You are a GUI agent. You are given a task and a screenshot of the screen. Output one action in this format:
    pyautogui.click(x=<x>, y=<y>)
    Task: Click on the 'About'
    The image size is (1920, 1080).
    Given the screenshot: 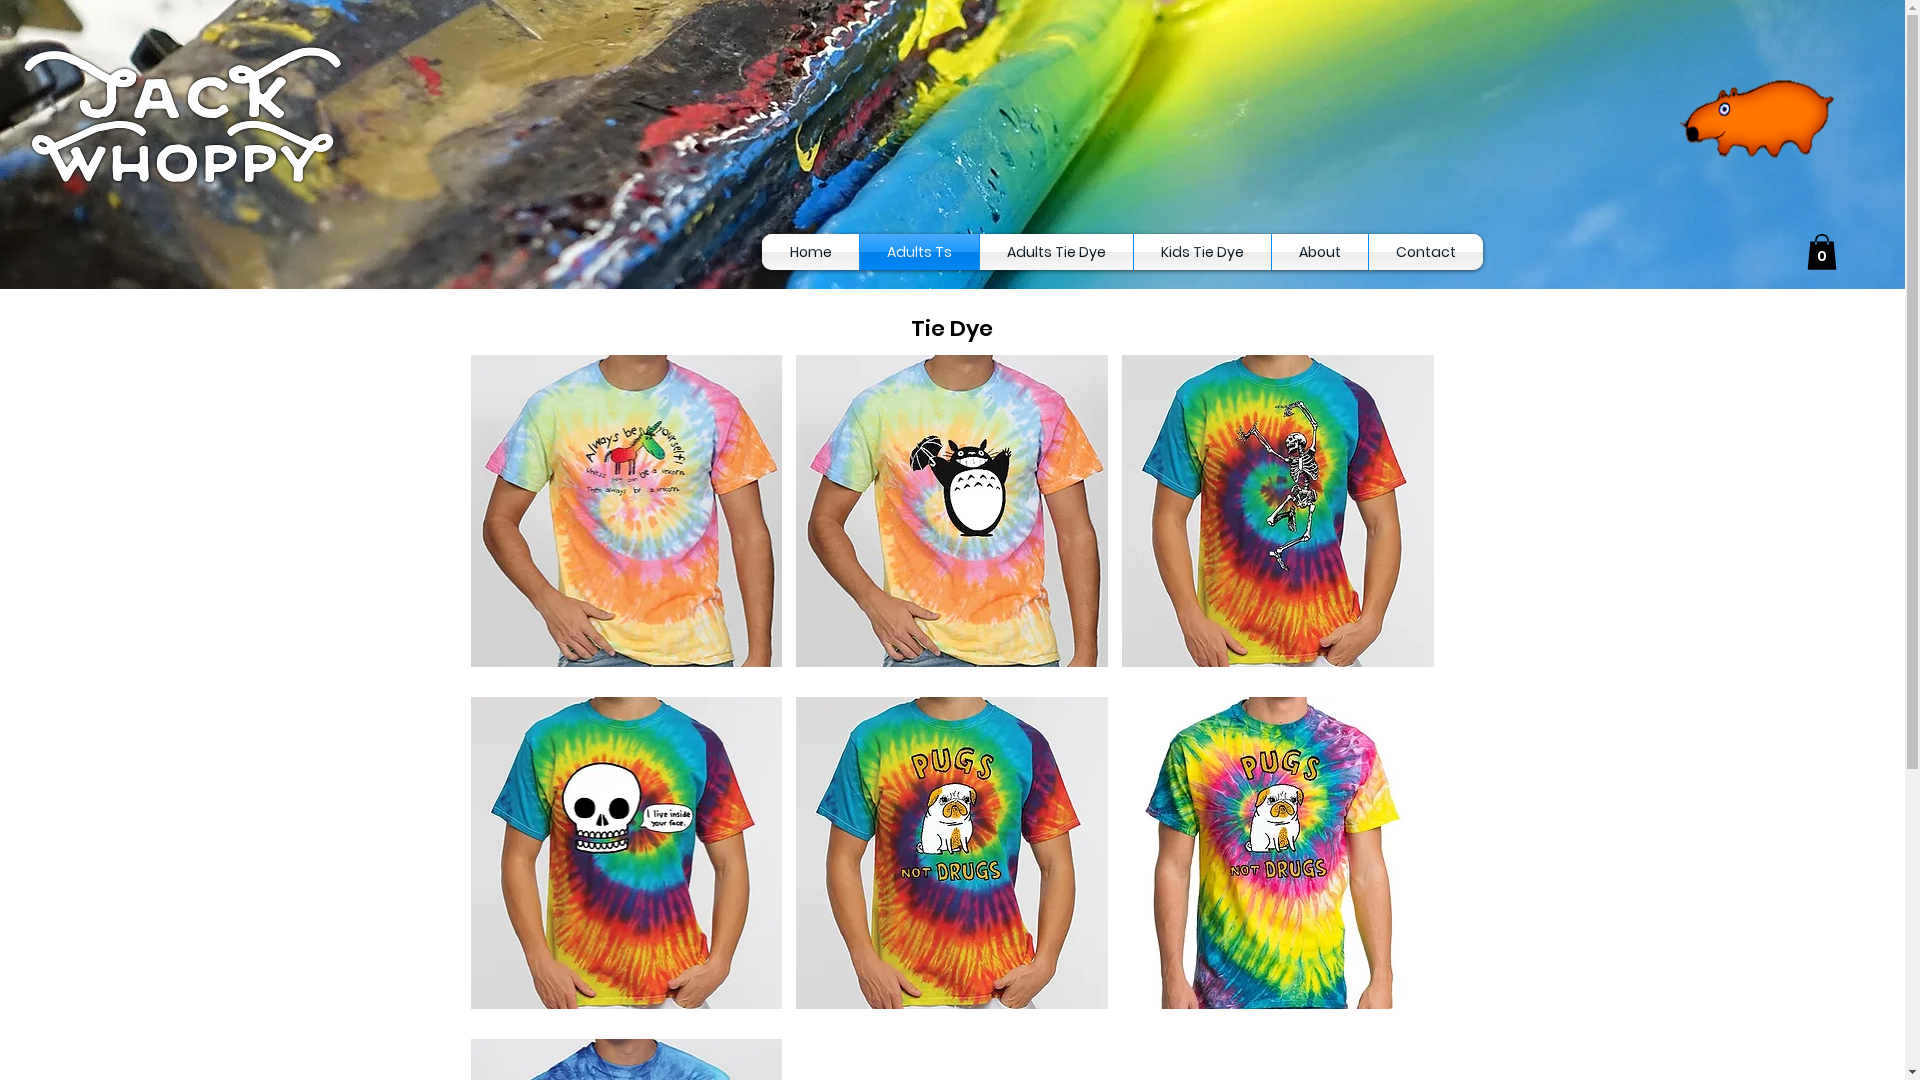 What is the action you would take?
    pyautogui.click(x=1271, y=250)
    